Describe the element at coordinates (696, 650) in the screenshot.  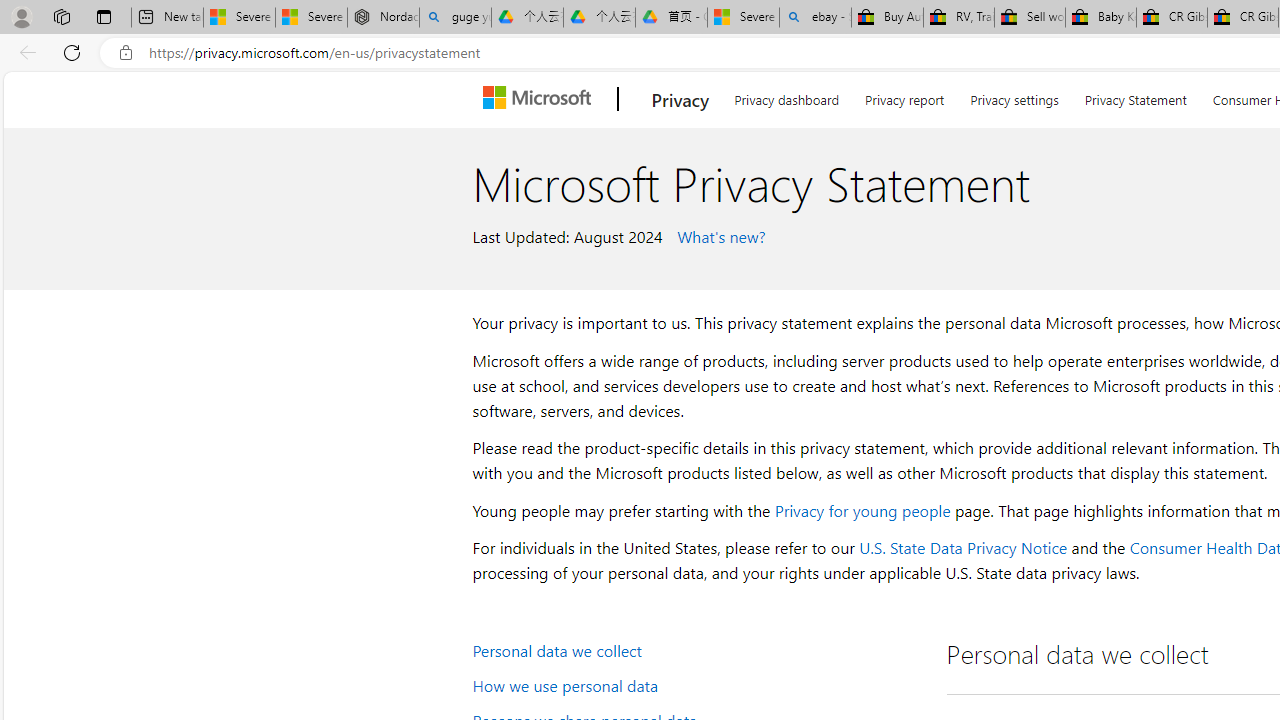
I see `'Personal data we collect'` at that location.